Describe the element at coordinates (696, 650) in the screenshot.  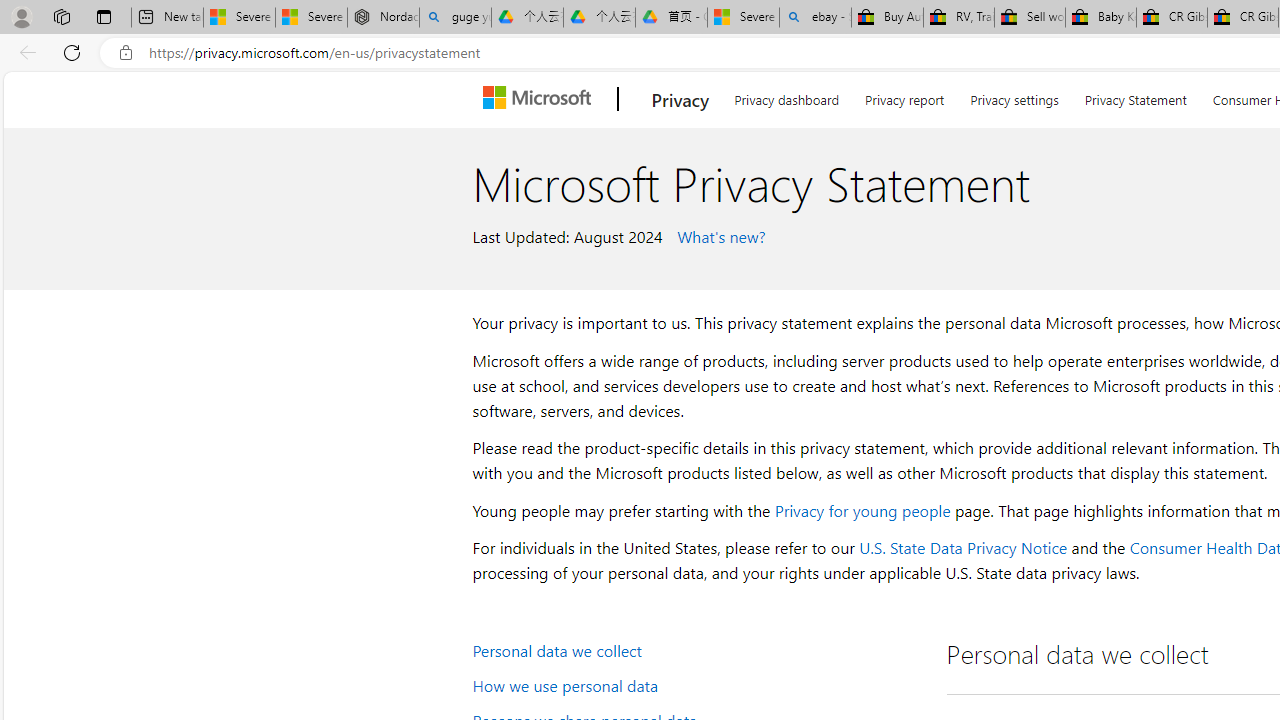
I see `'Personal data we collect'` at that location.